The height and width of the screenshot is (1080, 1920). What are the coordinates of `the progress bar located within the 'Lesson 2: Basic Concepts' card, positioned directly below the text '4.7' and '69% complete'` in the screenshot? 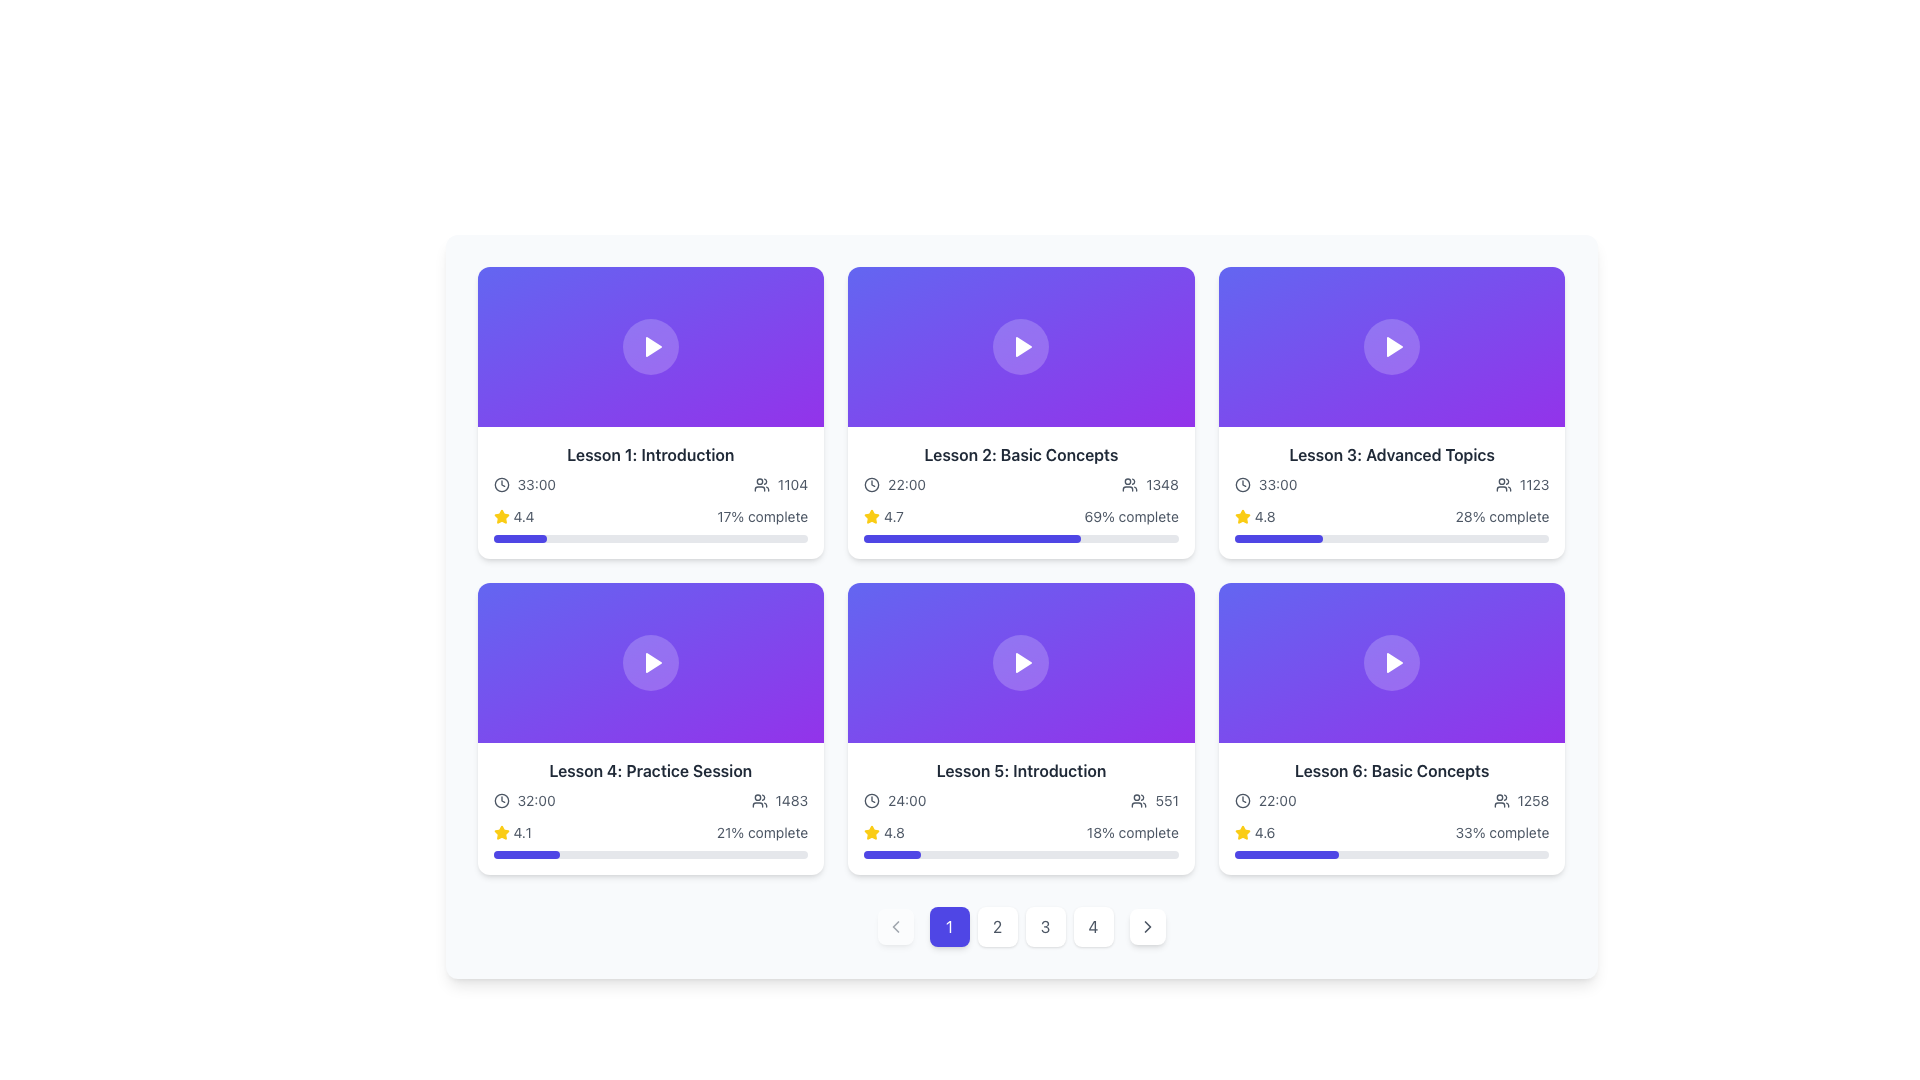 It's located at (972, 538).